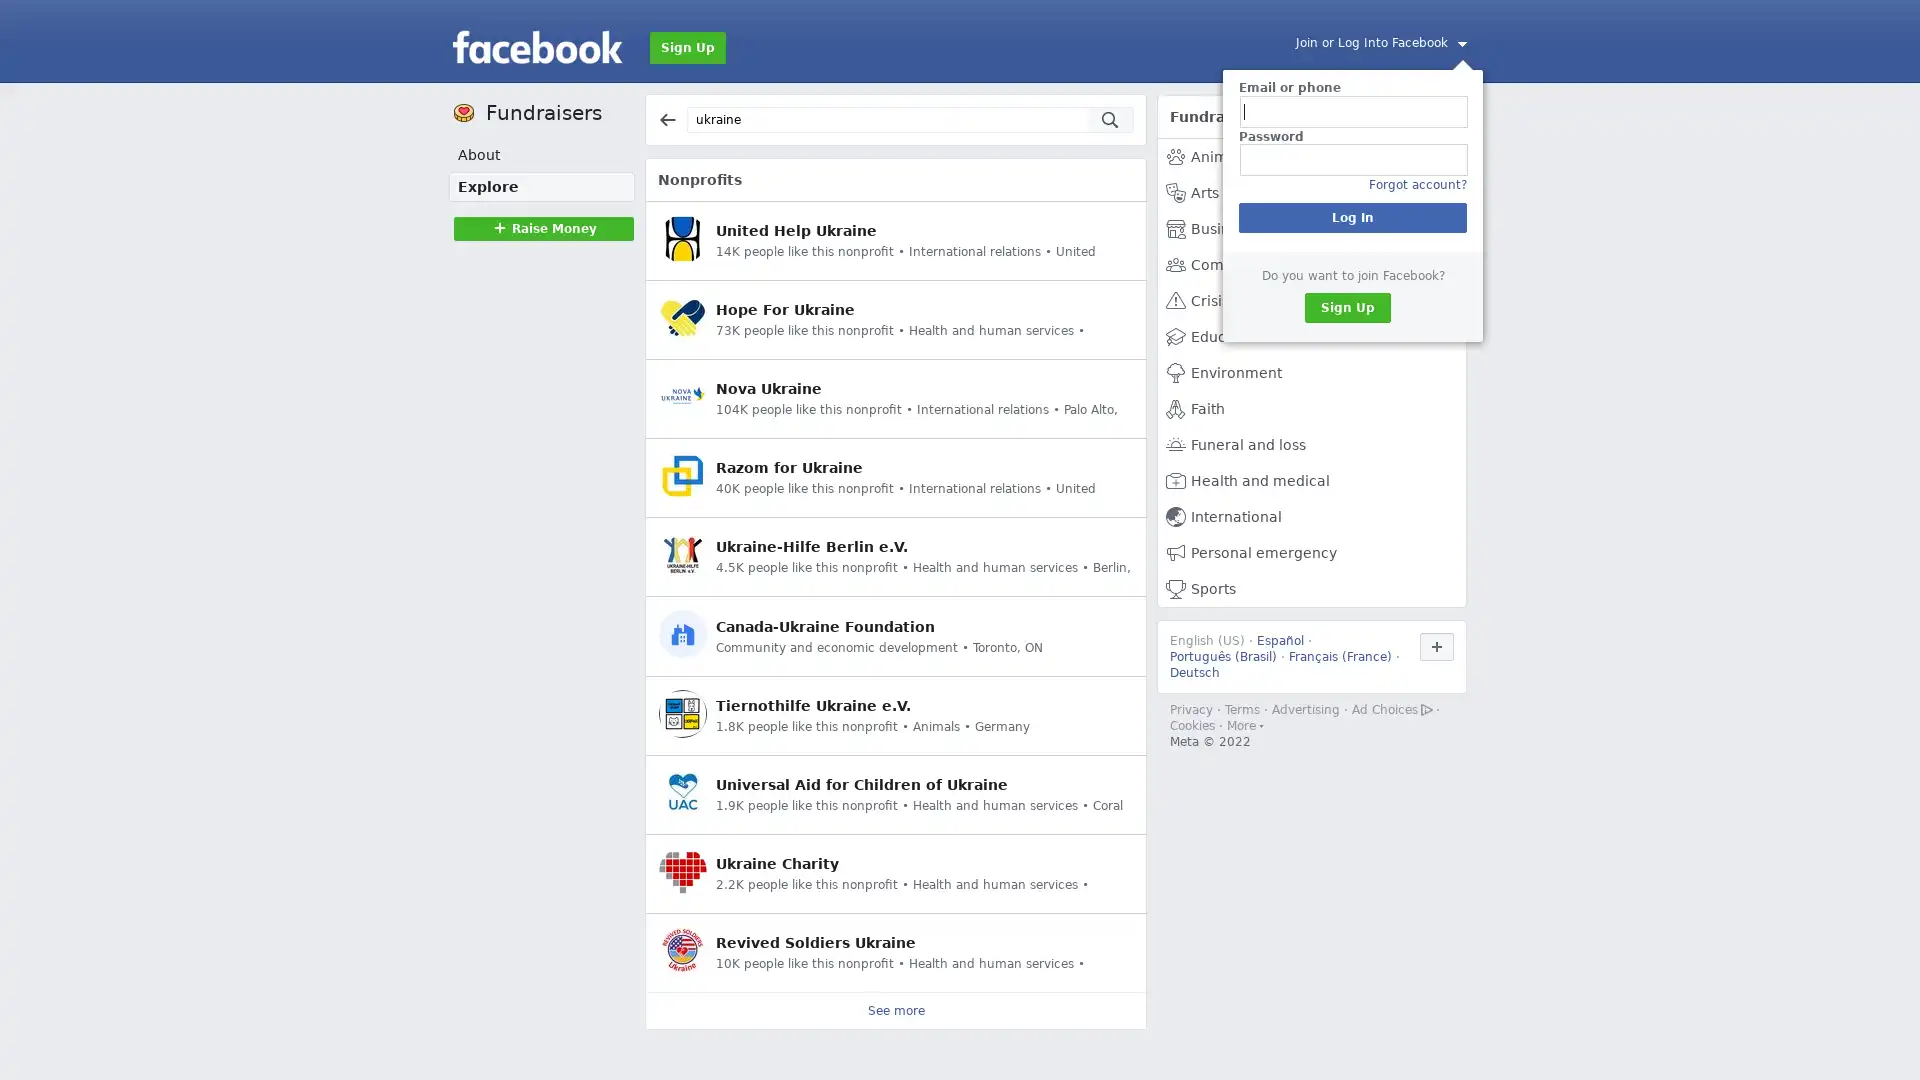 The width and height of the screenshot is (1920, 1080). Describe the element at coordinates (1340, 656) in the screenshot. I see `Francais (France)` at that location.